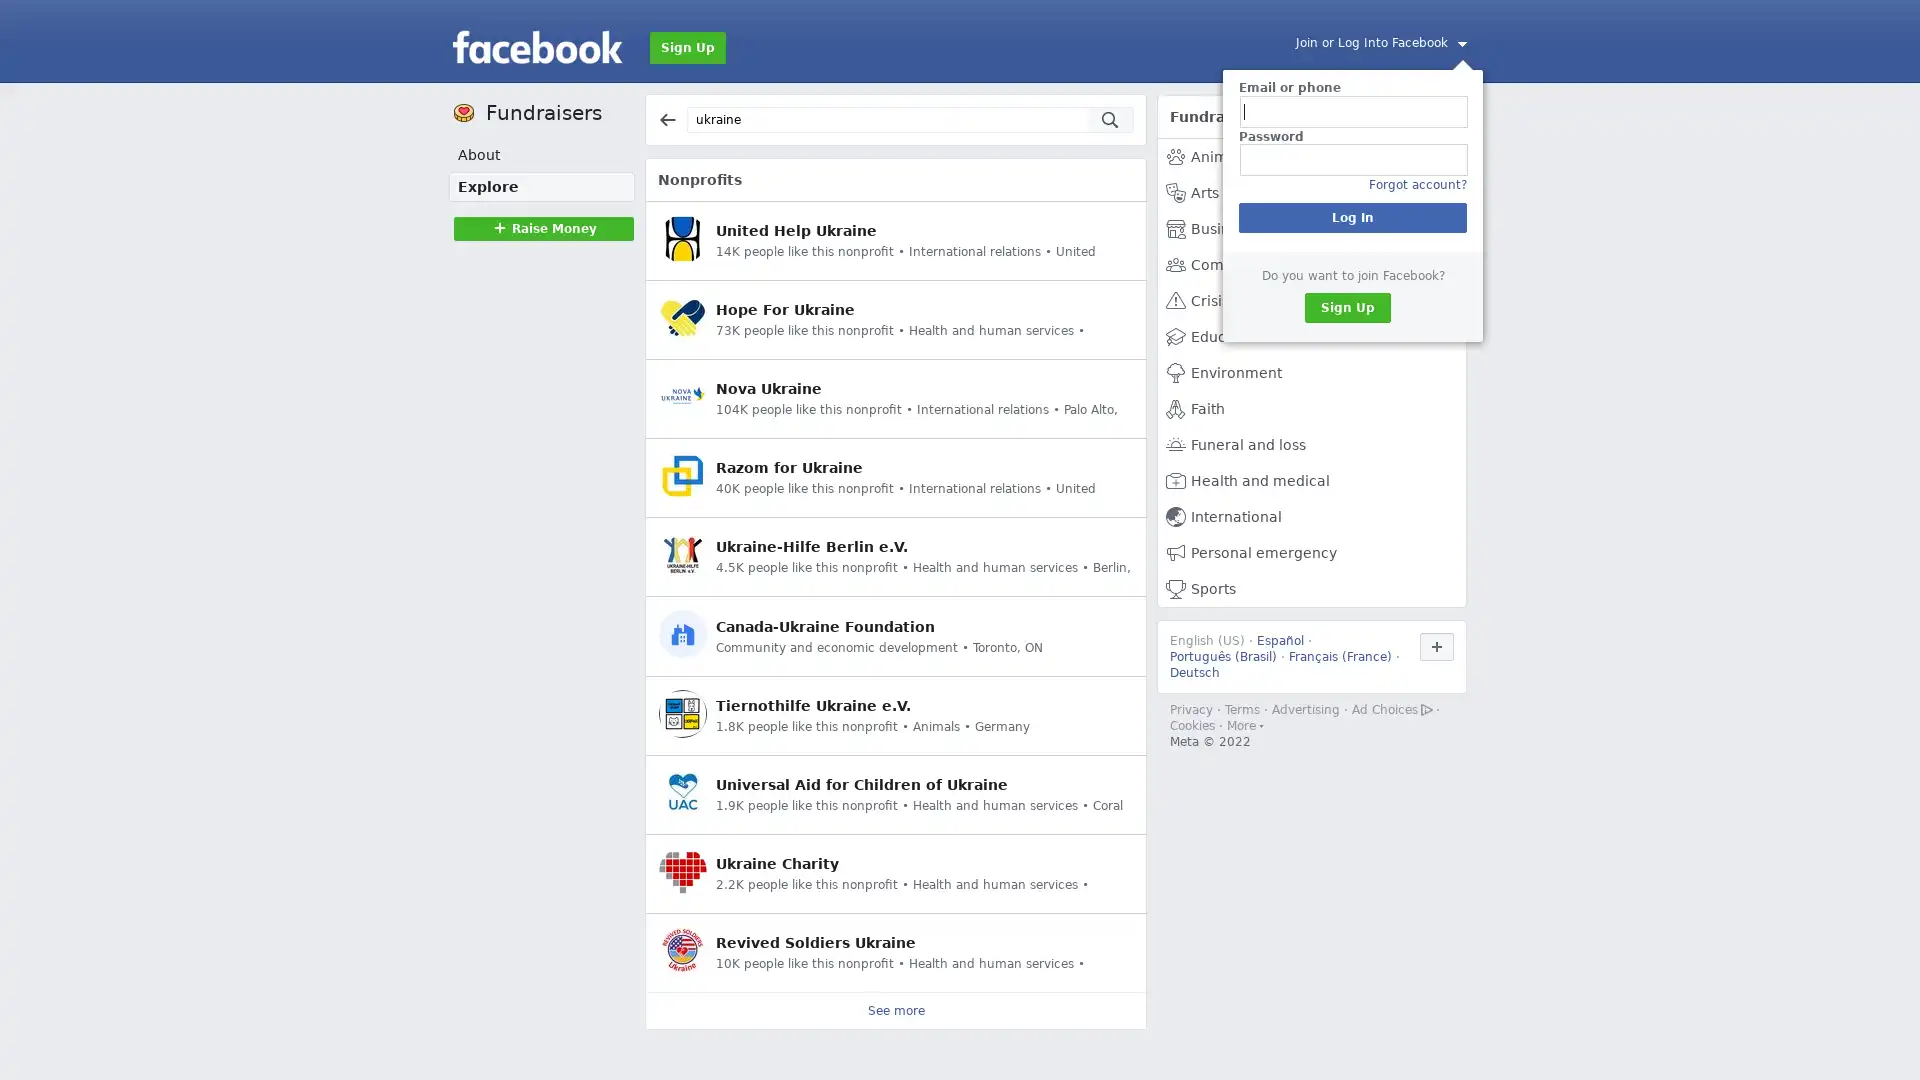 The width and height of the screenshot is (1920, 1080). Describe the element at coordinates (1340, 656) in the screenshot. I see `Francais (France)` at that location.